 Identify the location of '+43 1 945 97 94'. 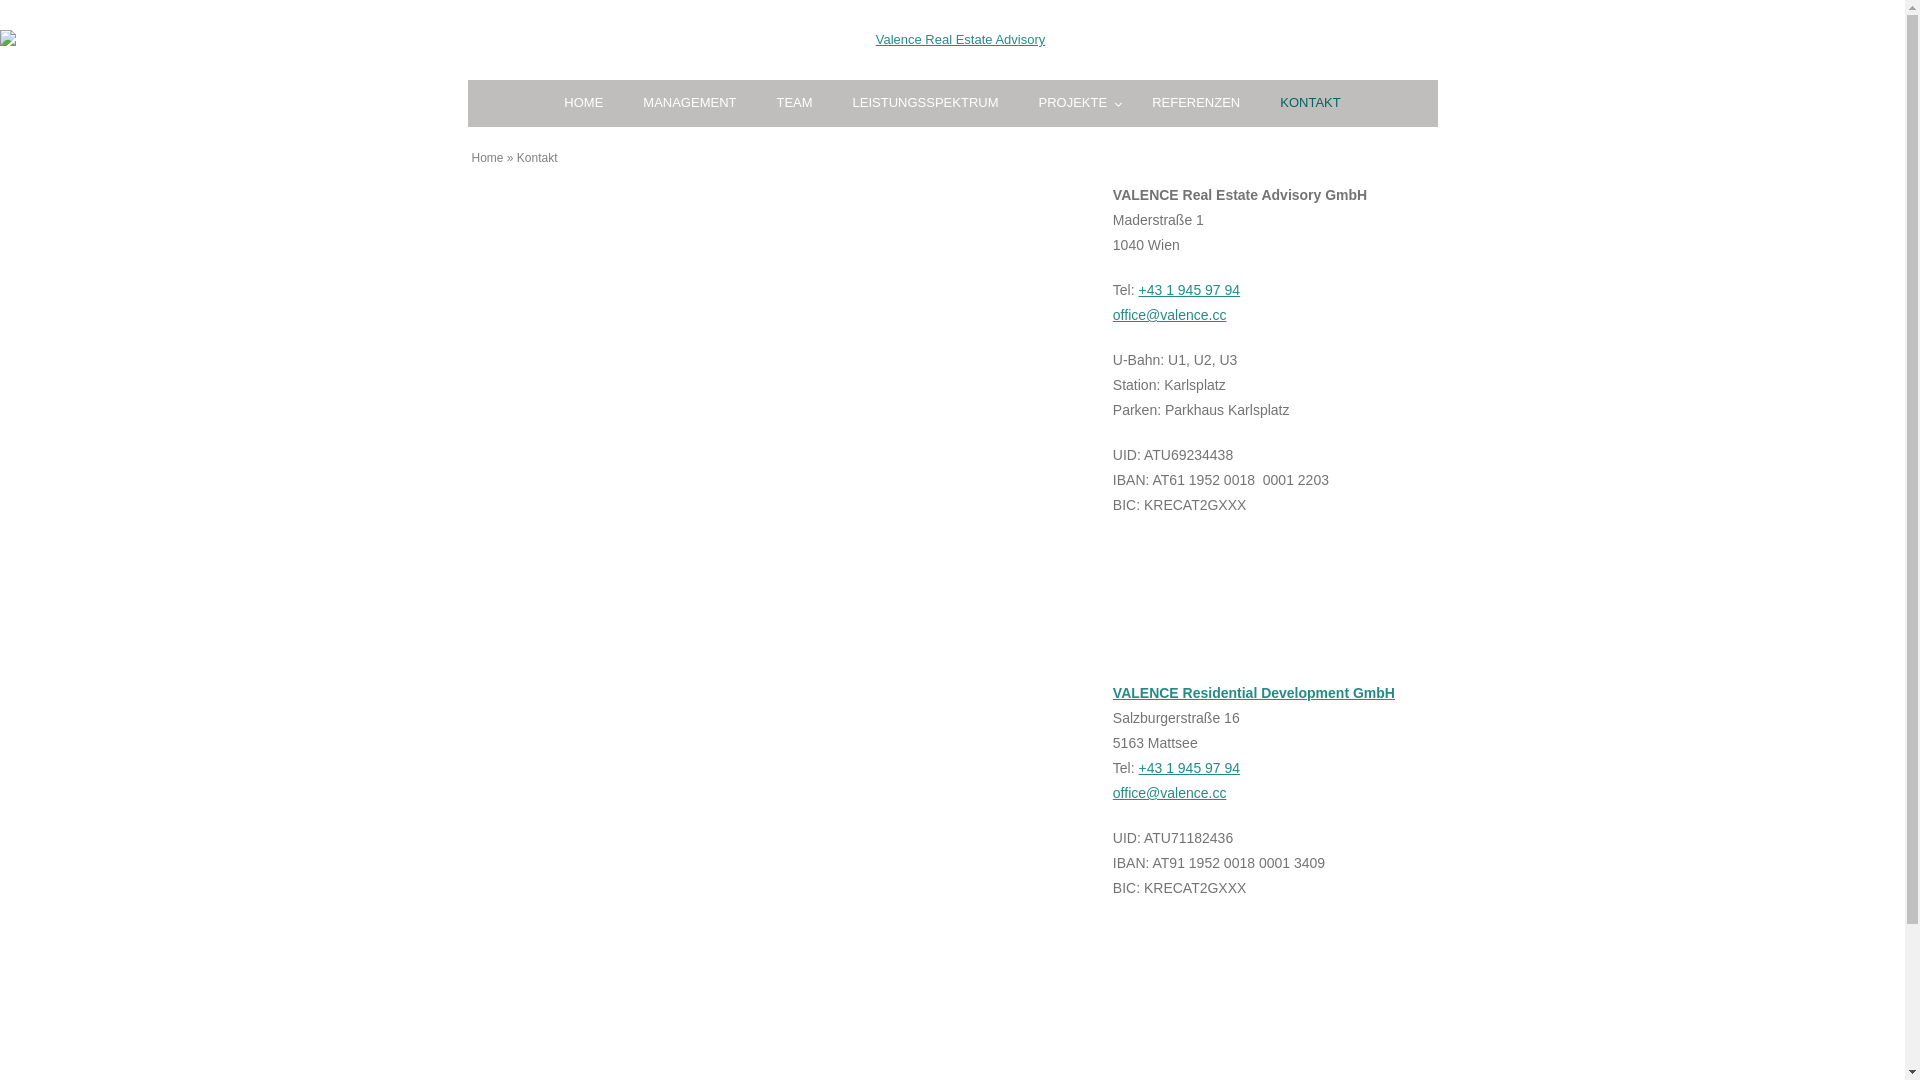
(1190, 766).